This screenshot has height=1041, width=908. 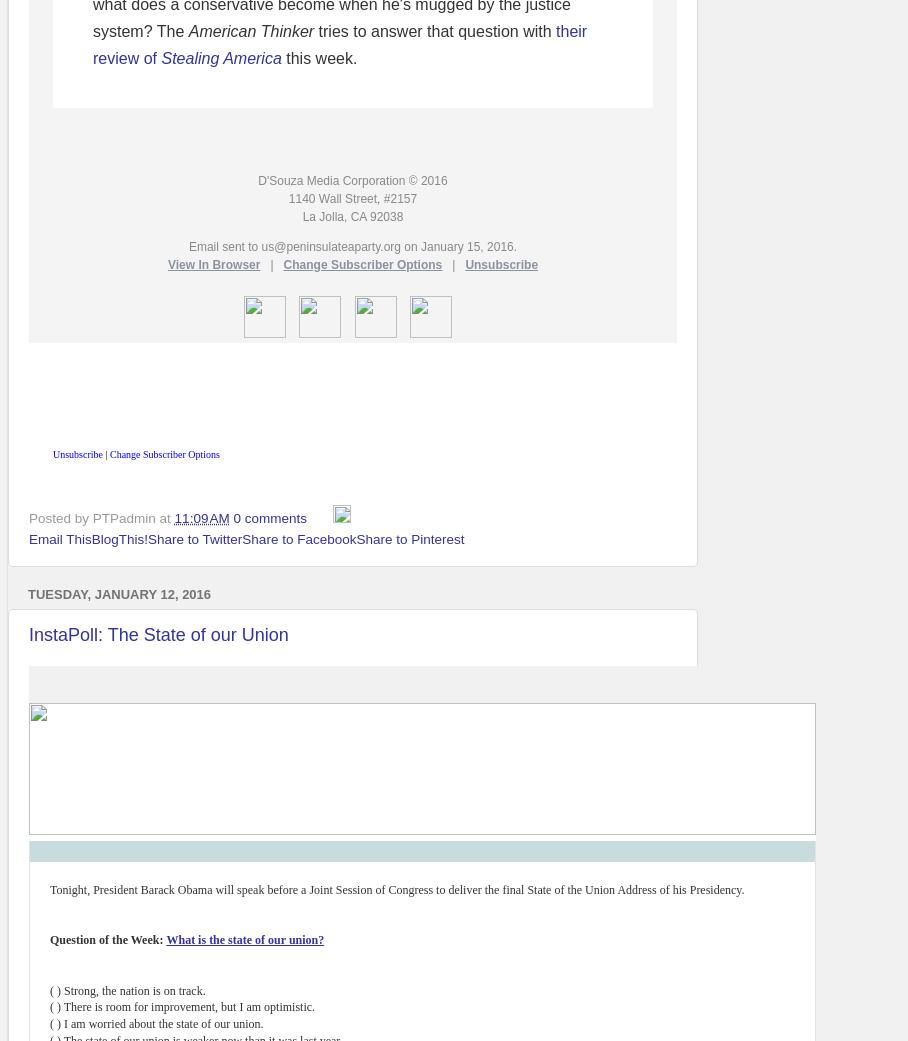 I want to click on 'their review of', so click(x=338, y=43).